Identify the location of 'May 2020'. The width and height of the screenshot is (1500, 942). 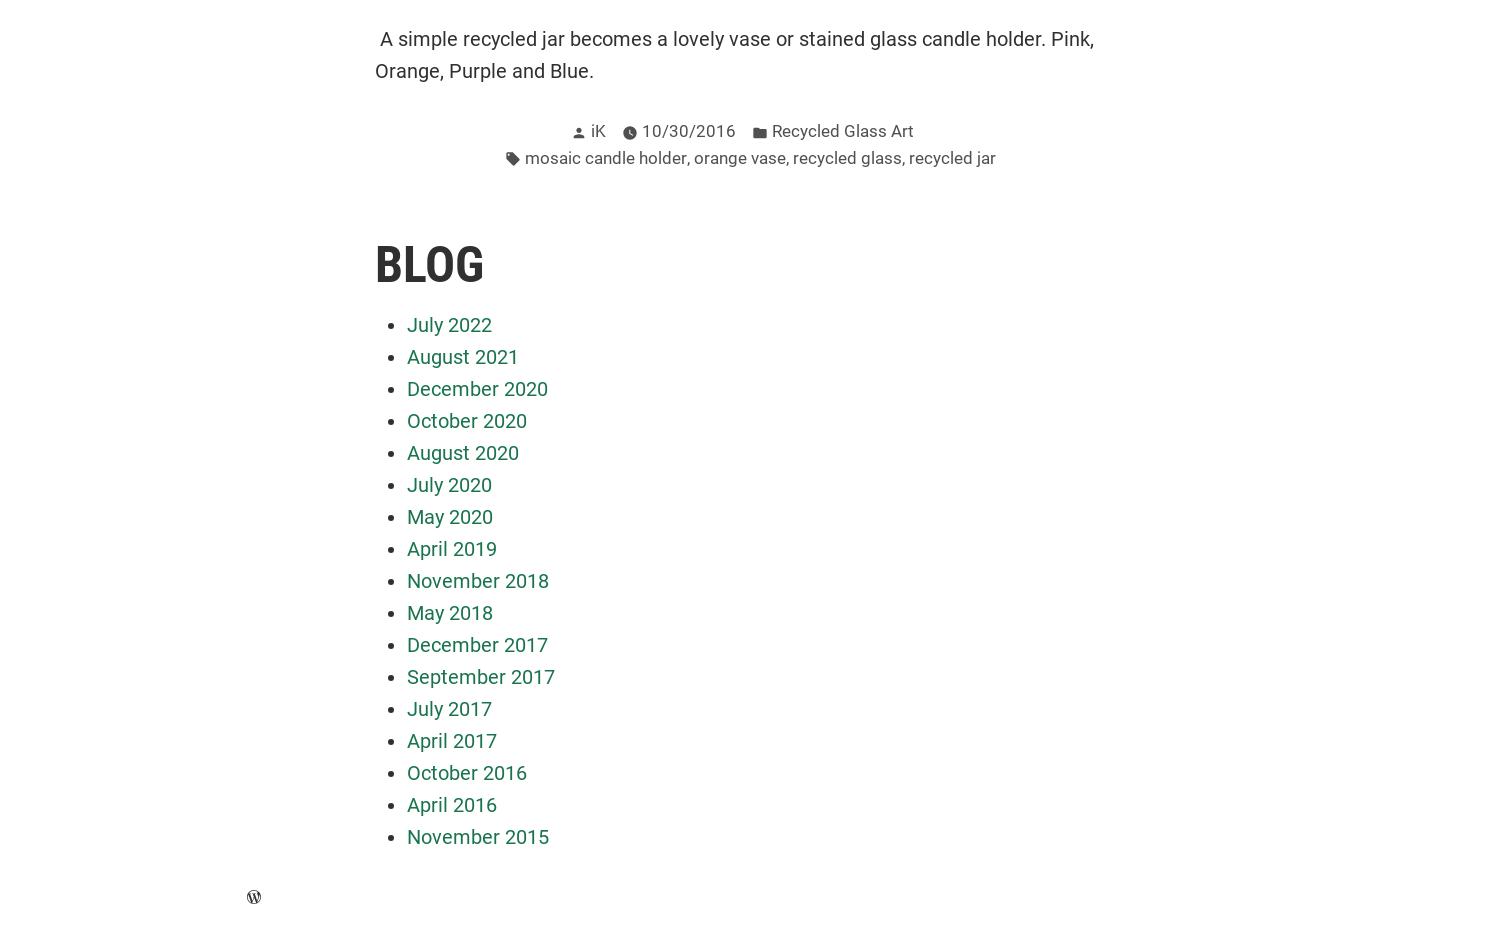
(449, 516).